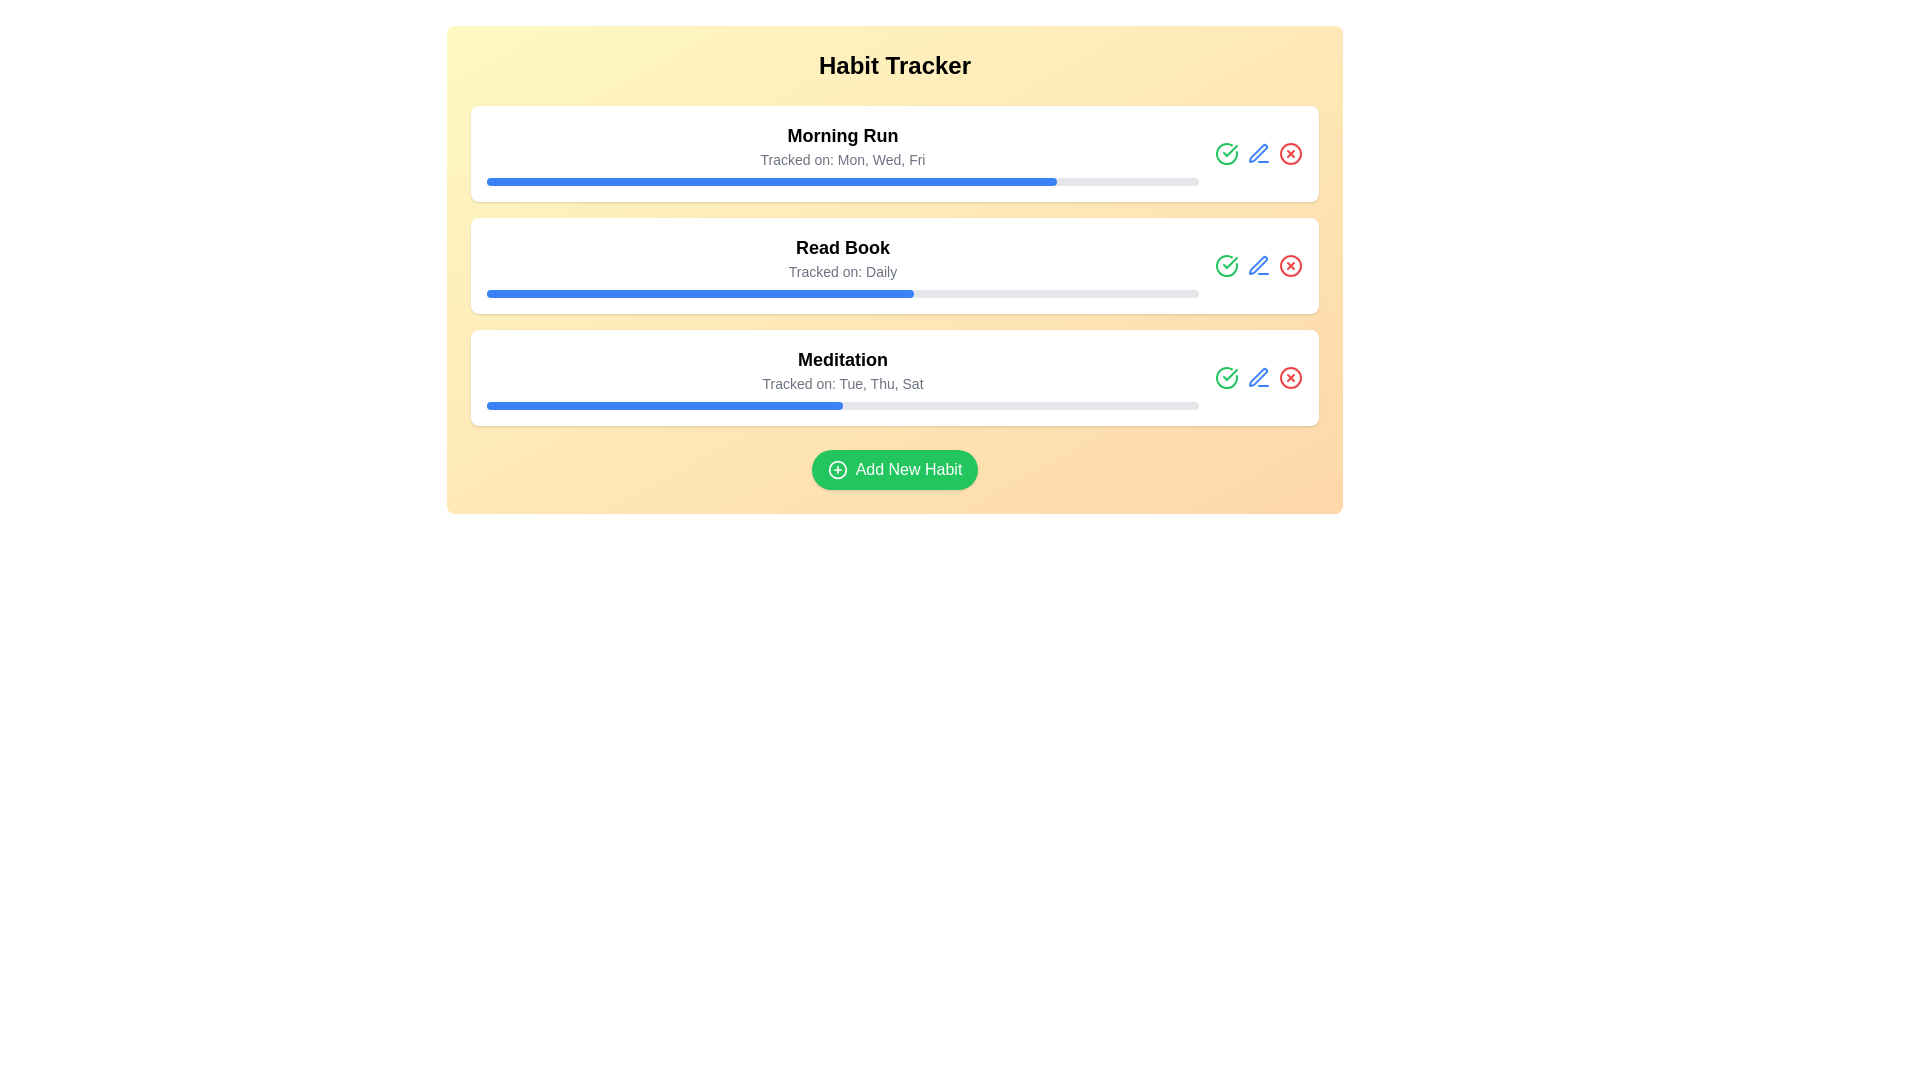 Image resolution: width=1920 pixels, height=1080 pixels. What do you see at coordinates (843, 384) in the screenshot?
I see `the static text label displaying 'Tracked on: Tue, Thu, Sat', which is located below the title 'Meditation' in the 'Habit Tracker' interface` at bounding box center [843, 384].